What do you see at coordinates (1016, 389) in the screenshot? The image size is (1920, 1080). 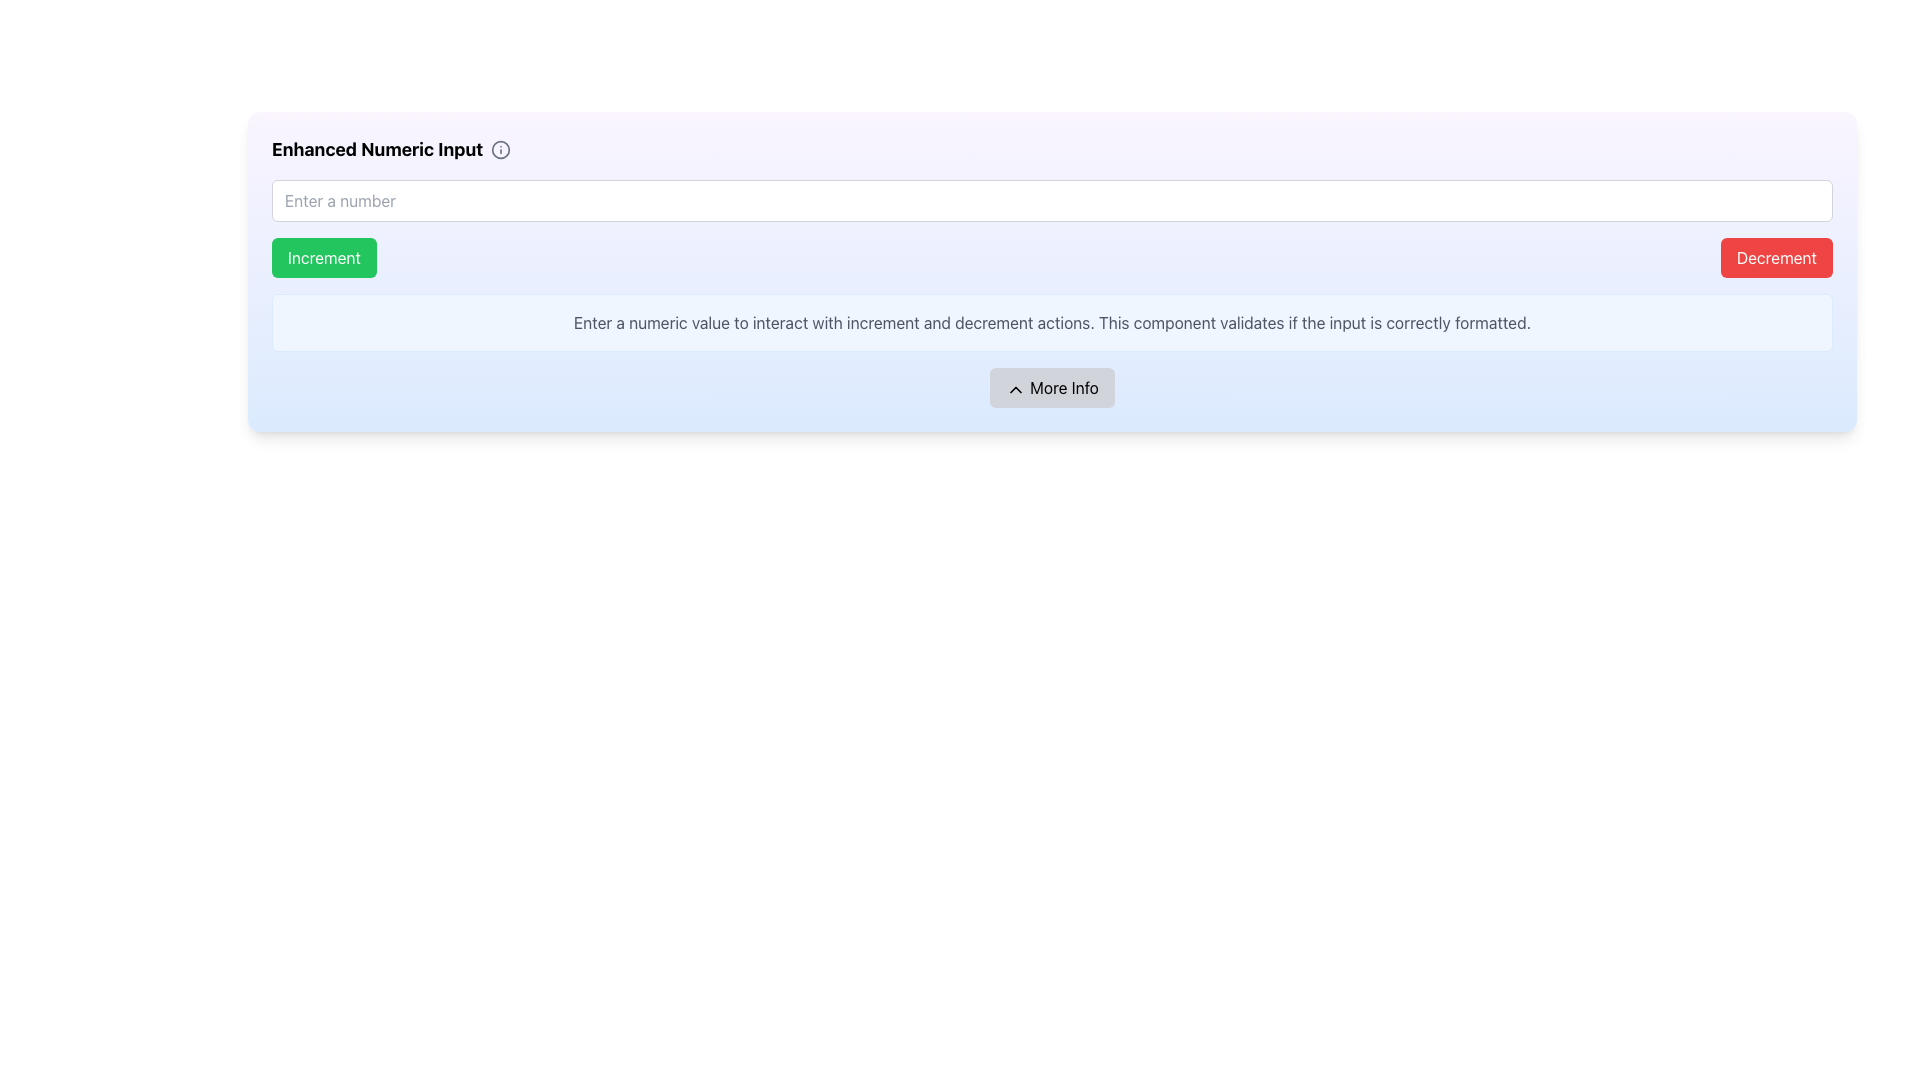 I see `the icon located in the middle-left area of the 'More Info' button` at bounding box center [1016, 389].